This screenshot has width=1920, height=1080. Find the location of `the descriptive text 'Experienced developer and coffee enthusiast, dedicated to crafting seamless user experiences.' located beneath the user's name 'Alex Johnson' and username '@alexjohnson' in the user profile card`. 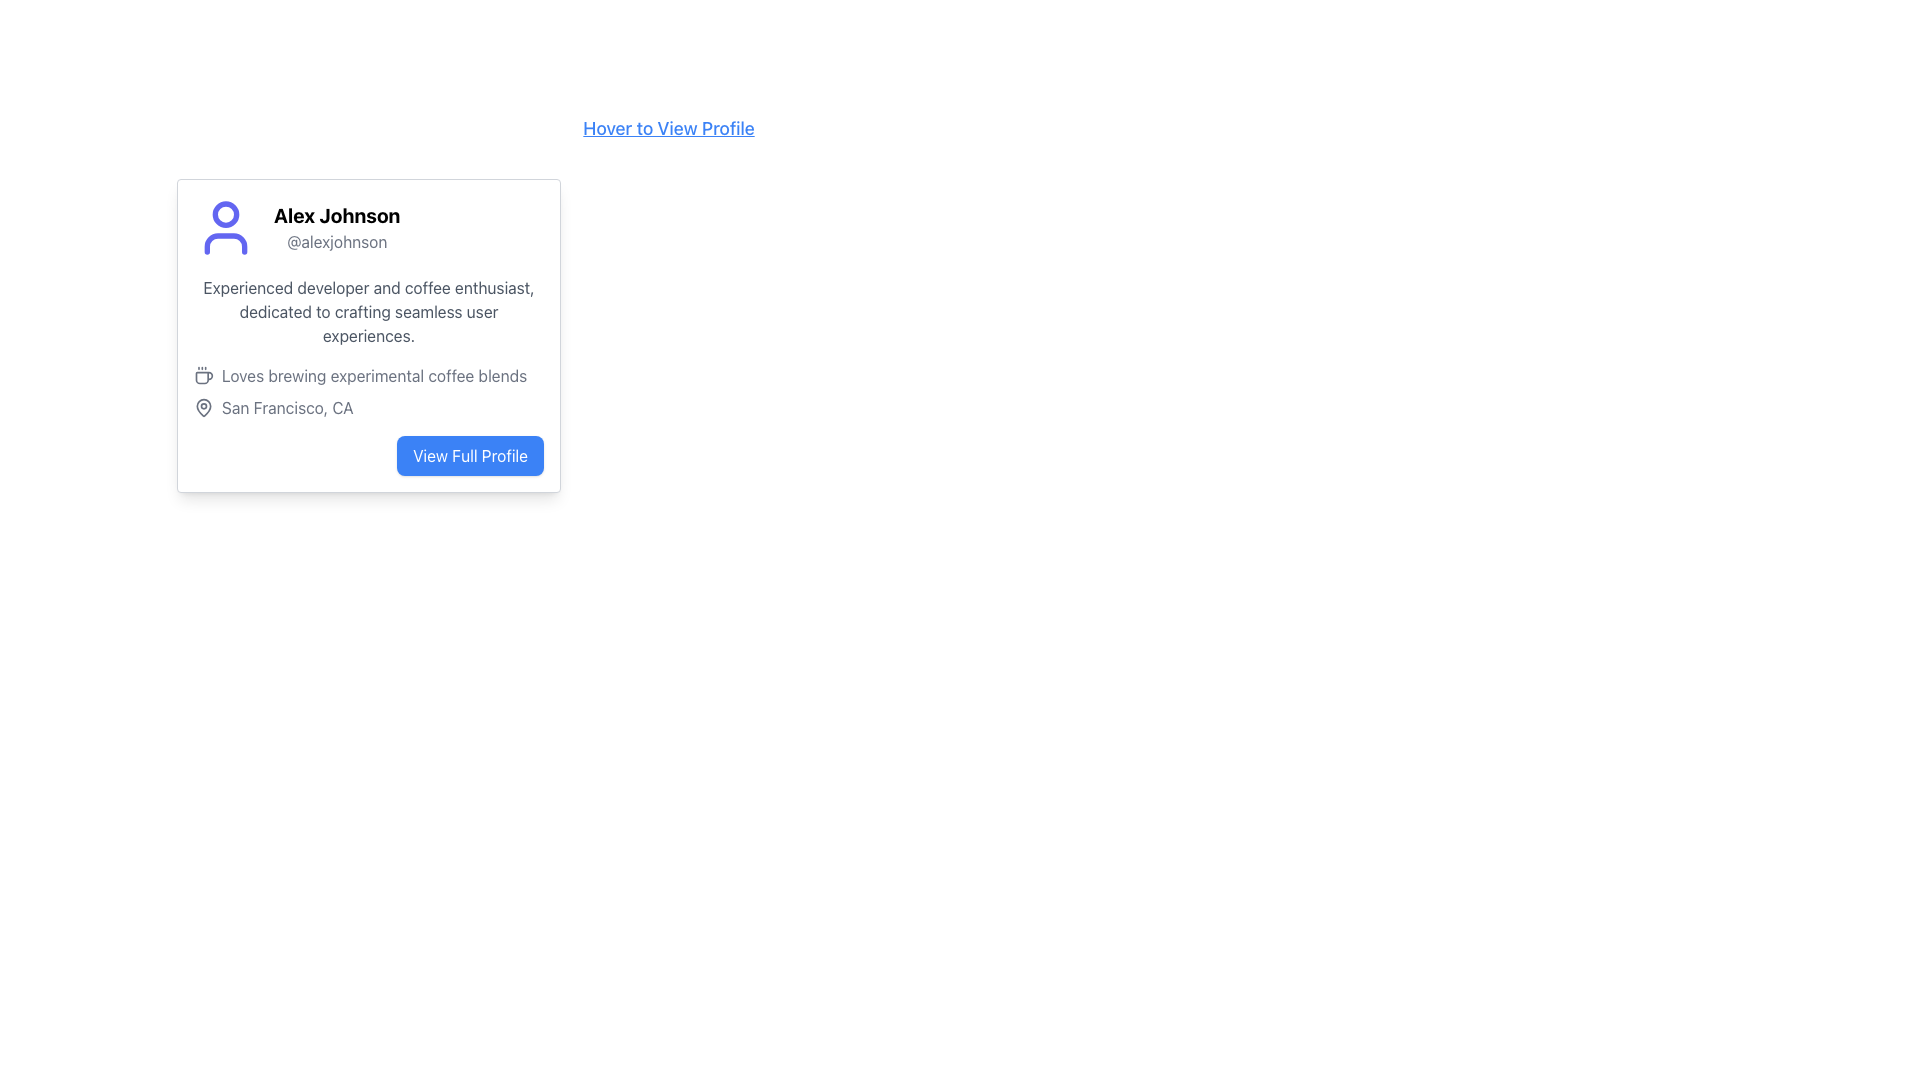

the descriptive text 'Experienced developer and coffee enthusiast, dedicated to crafting seamless user experiences.' located beneath the user's name 'Alex Johnson' and username '@alexjohnson' in the user profile card is located at coordinates (369, 312).